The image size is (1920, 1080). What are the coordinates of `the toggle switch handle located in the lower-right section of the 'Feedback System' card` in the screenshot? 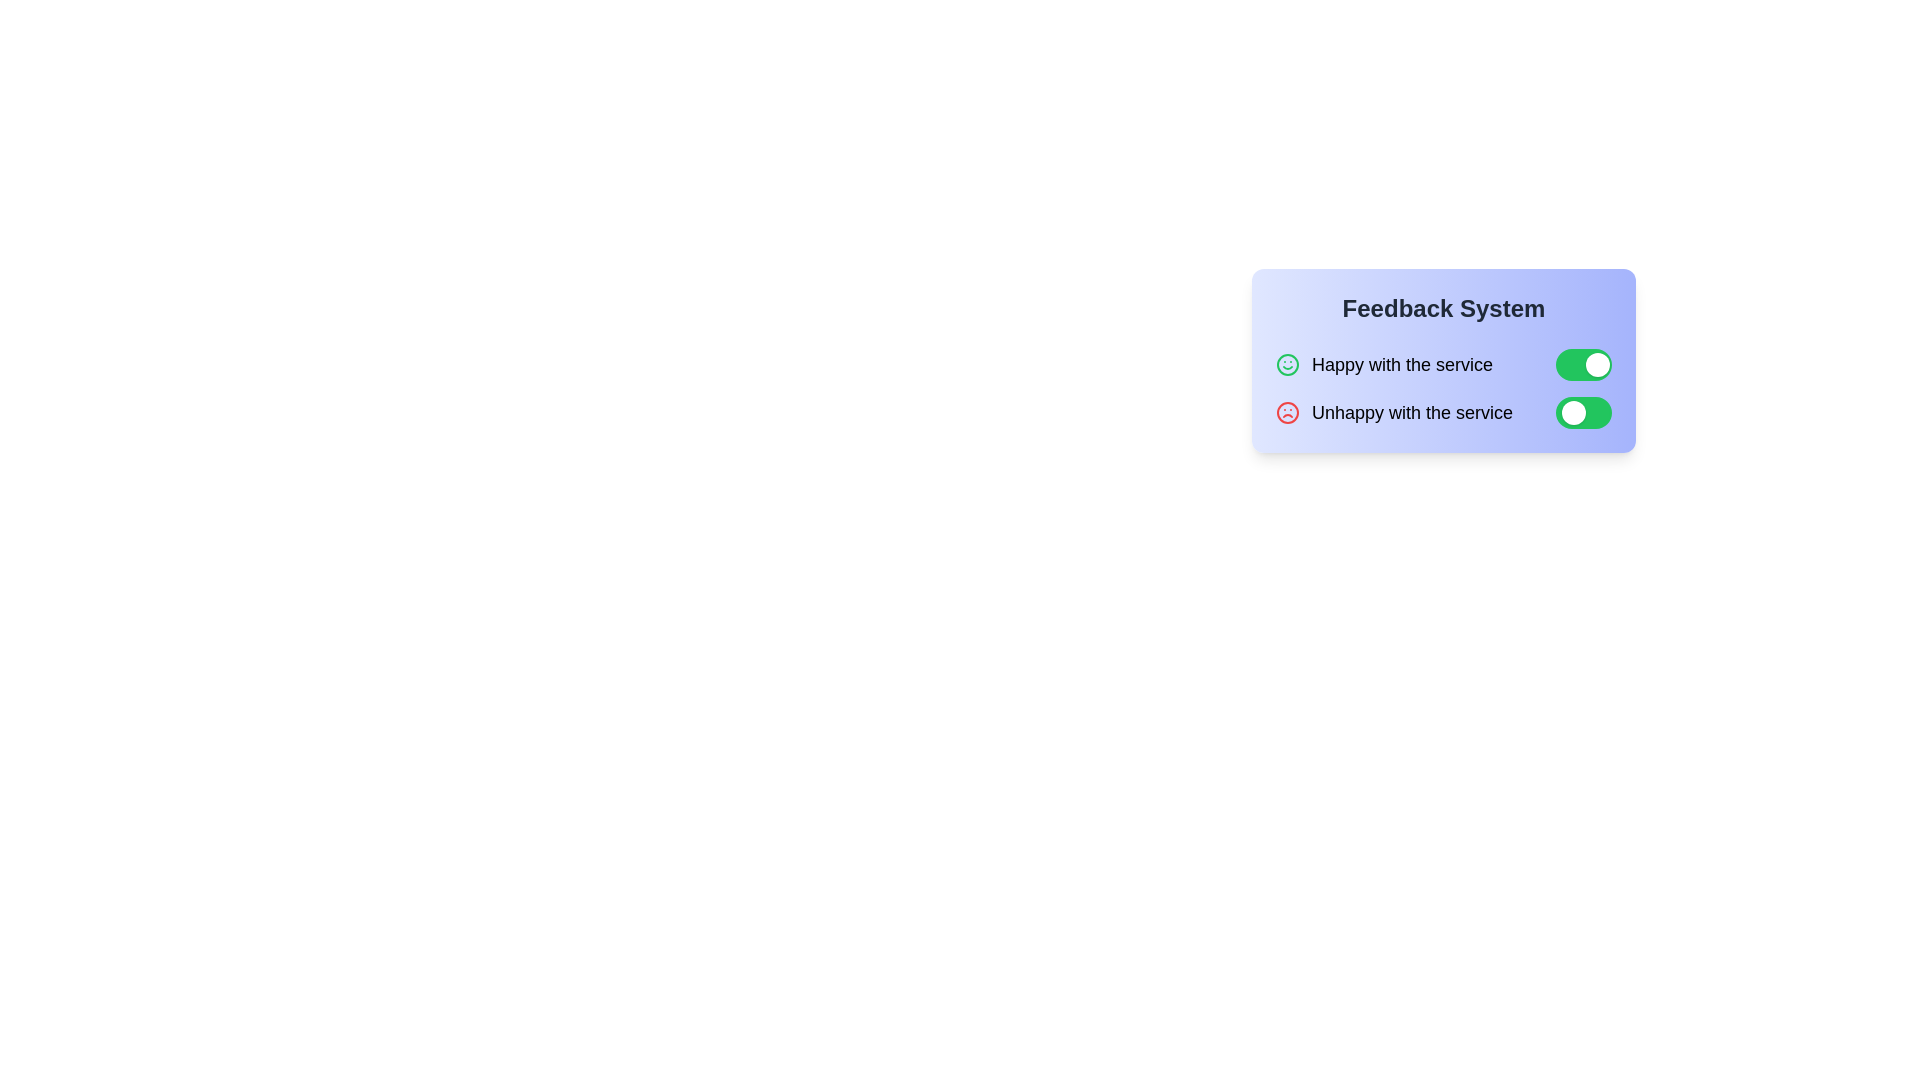 It's located at (1573, 411).